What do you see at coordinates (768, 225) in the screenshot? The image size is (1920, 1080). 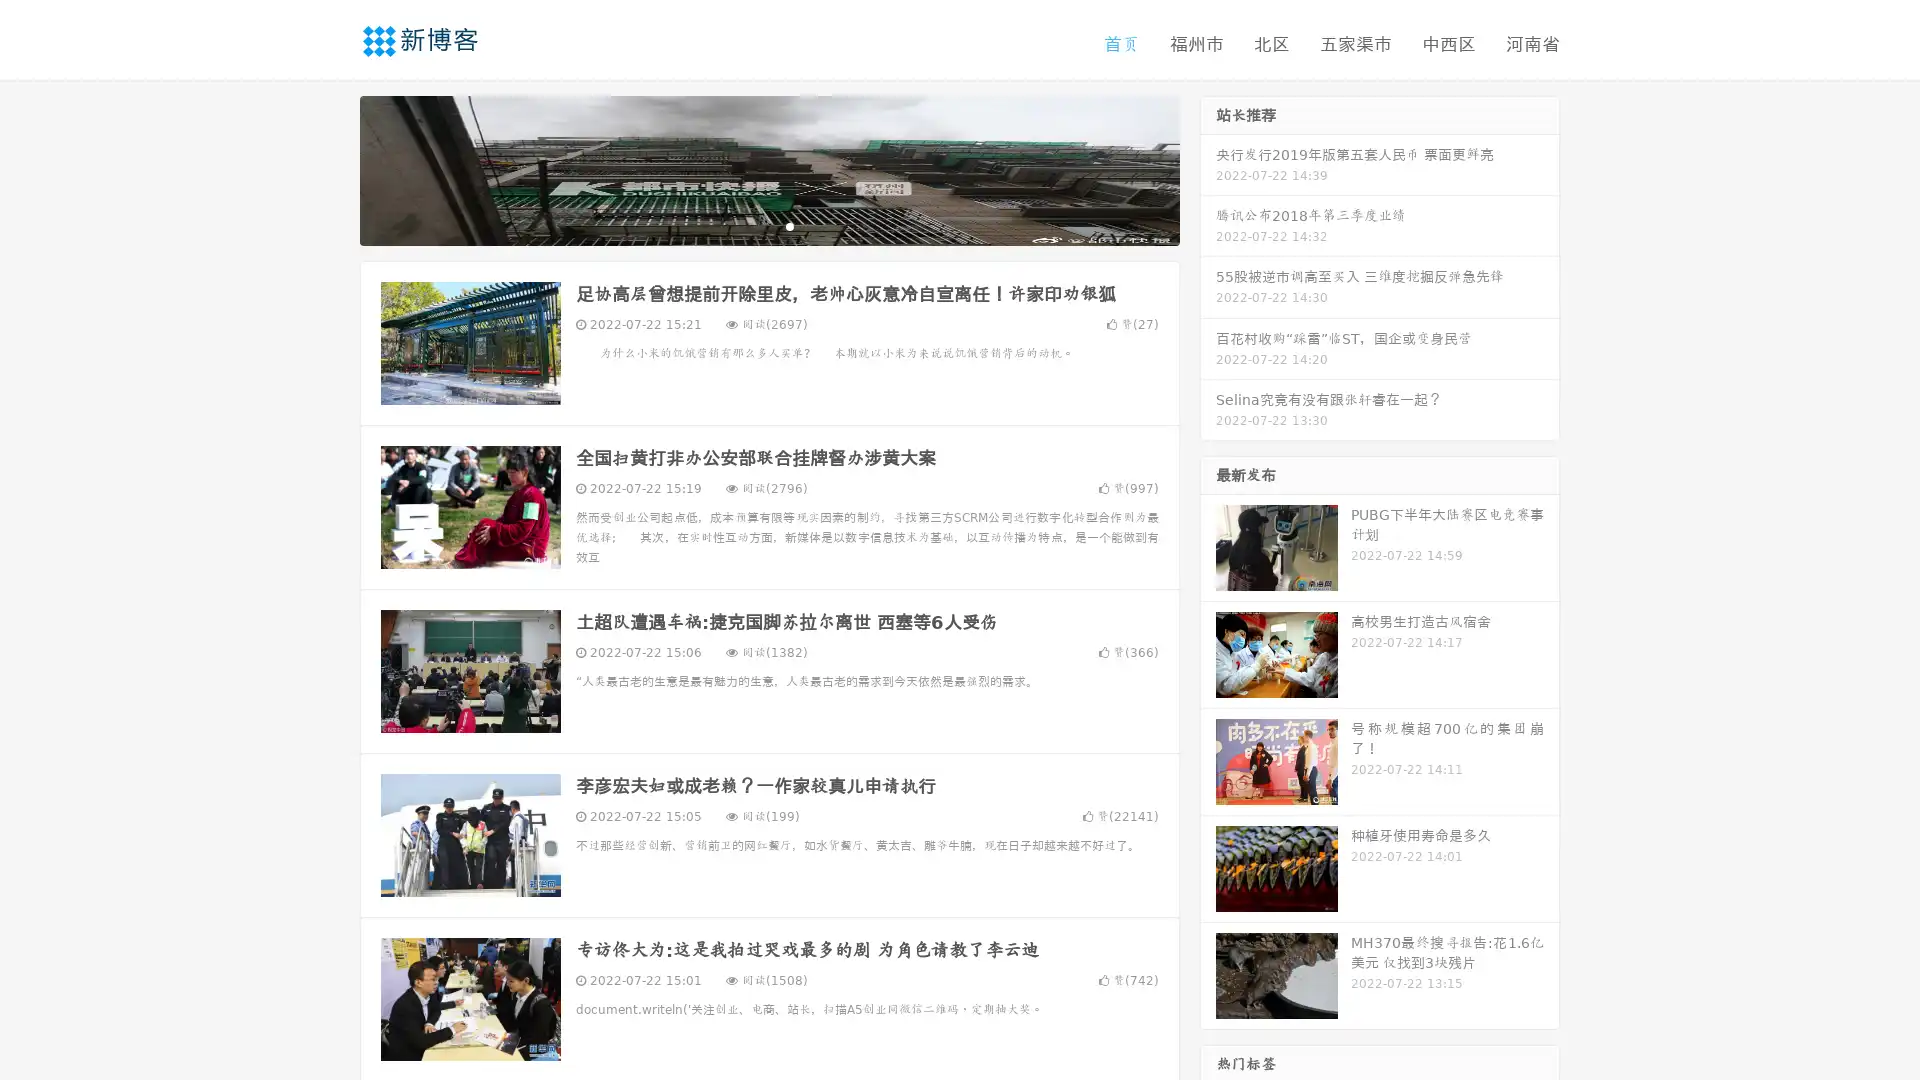 I see `Go to slide 2` at bounding box center [768, 225].